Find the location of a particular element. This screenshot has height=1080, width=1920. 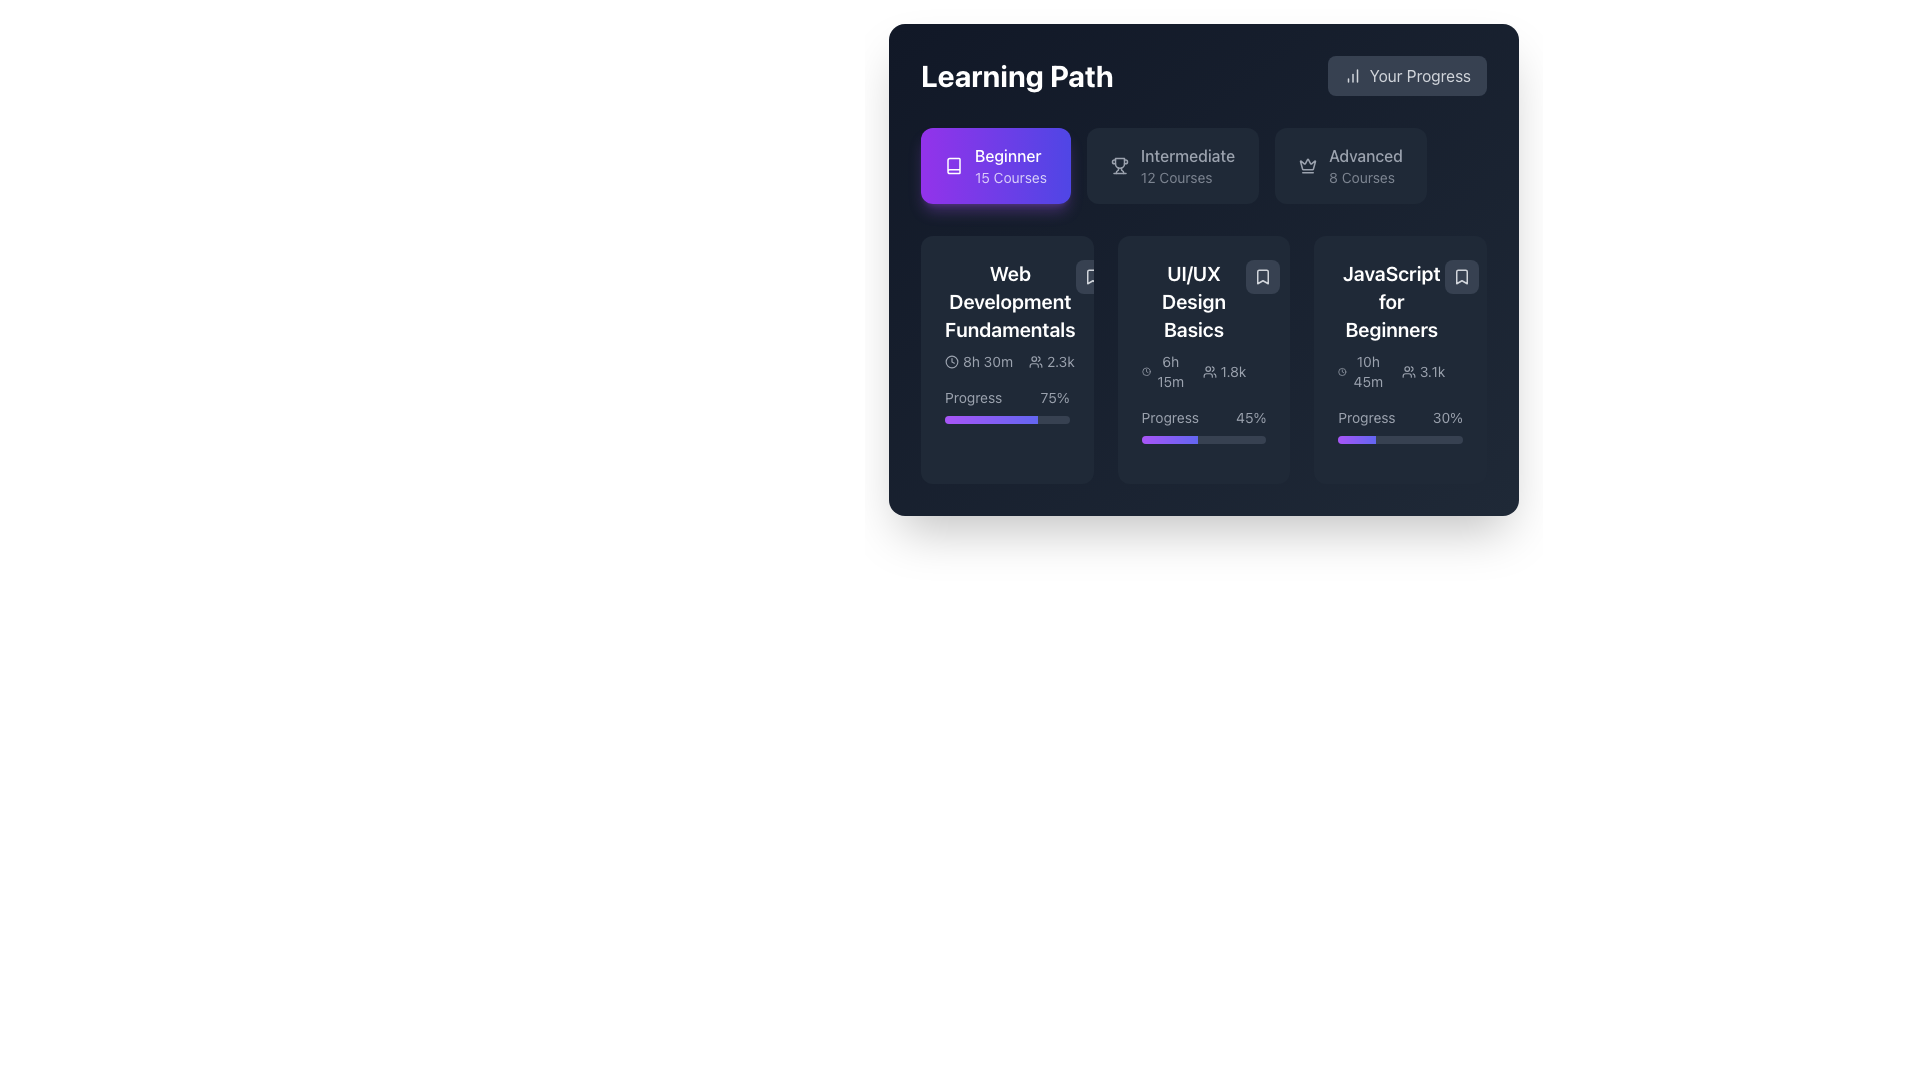

the progress value is located at coordinates (1415, 438).